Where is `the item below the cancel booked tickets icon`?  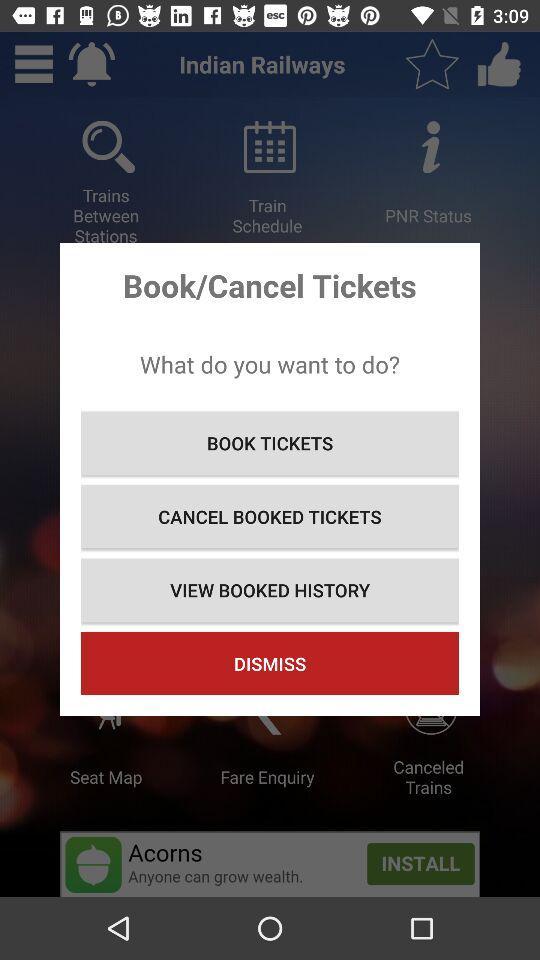 the item below the cancel booked tickets icon is located at coordinates (270, 590).